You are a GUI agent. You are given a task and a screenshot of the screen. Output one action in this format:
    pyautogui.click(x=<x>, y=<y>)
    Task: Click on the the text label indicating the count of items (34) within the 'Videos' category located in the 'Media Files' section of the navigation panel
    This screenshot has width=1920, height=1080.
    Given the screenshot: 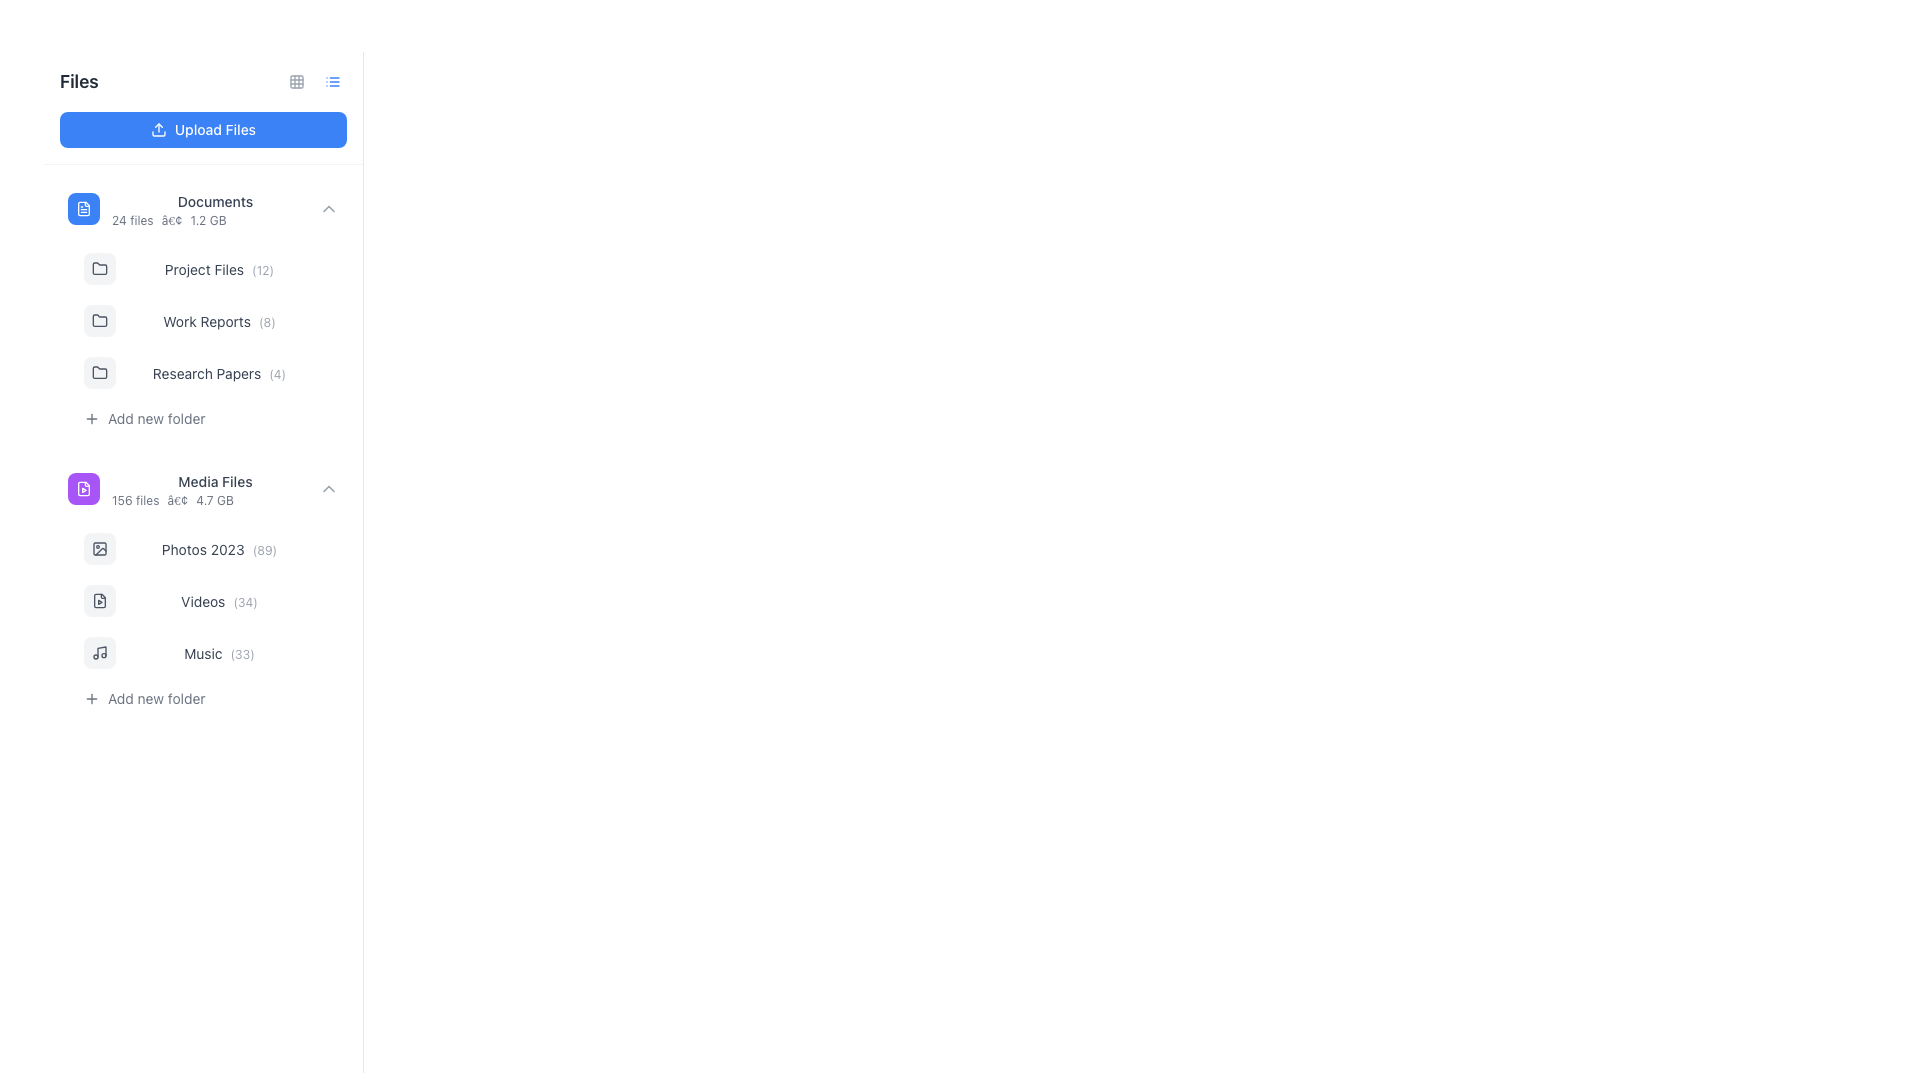 What is the action you would take?
    pyautogui.click(x=244, y=601)
    